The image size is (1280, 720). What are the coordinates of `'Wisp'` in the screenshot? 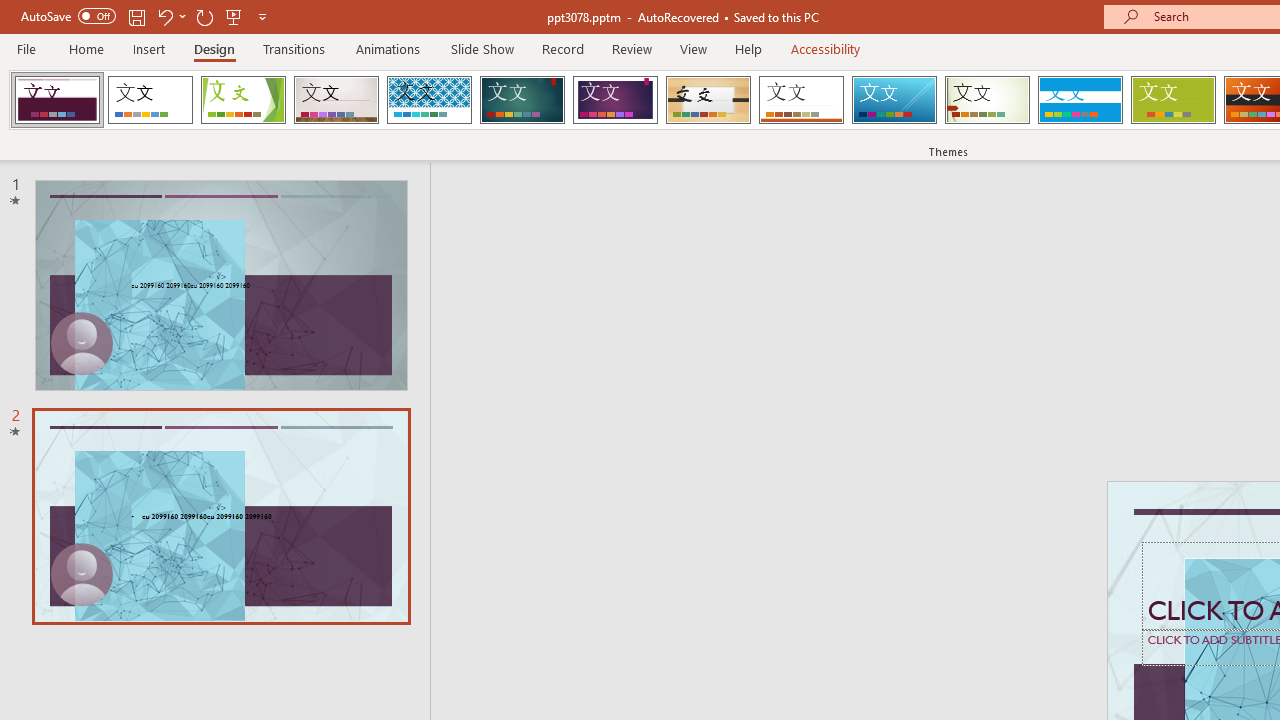 It's located at (987, 100).